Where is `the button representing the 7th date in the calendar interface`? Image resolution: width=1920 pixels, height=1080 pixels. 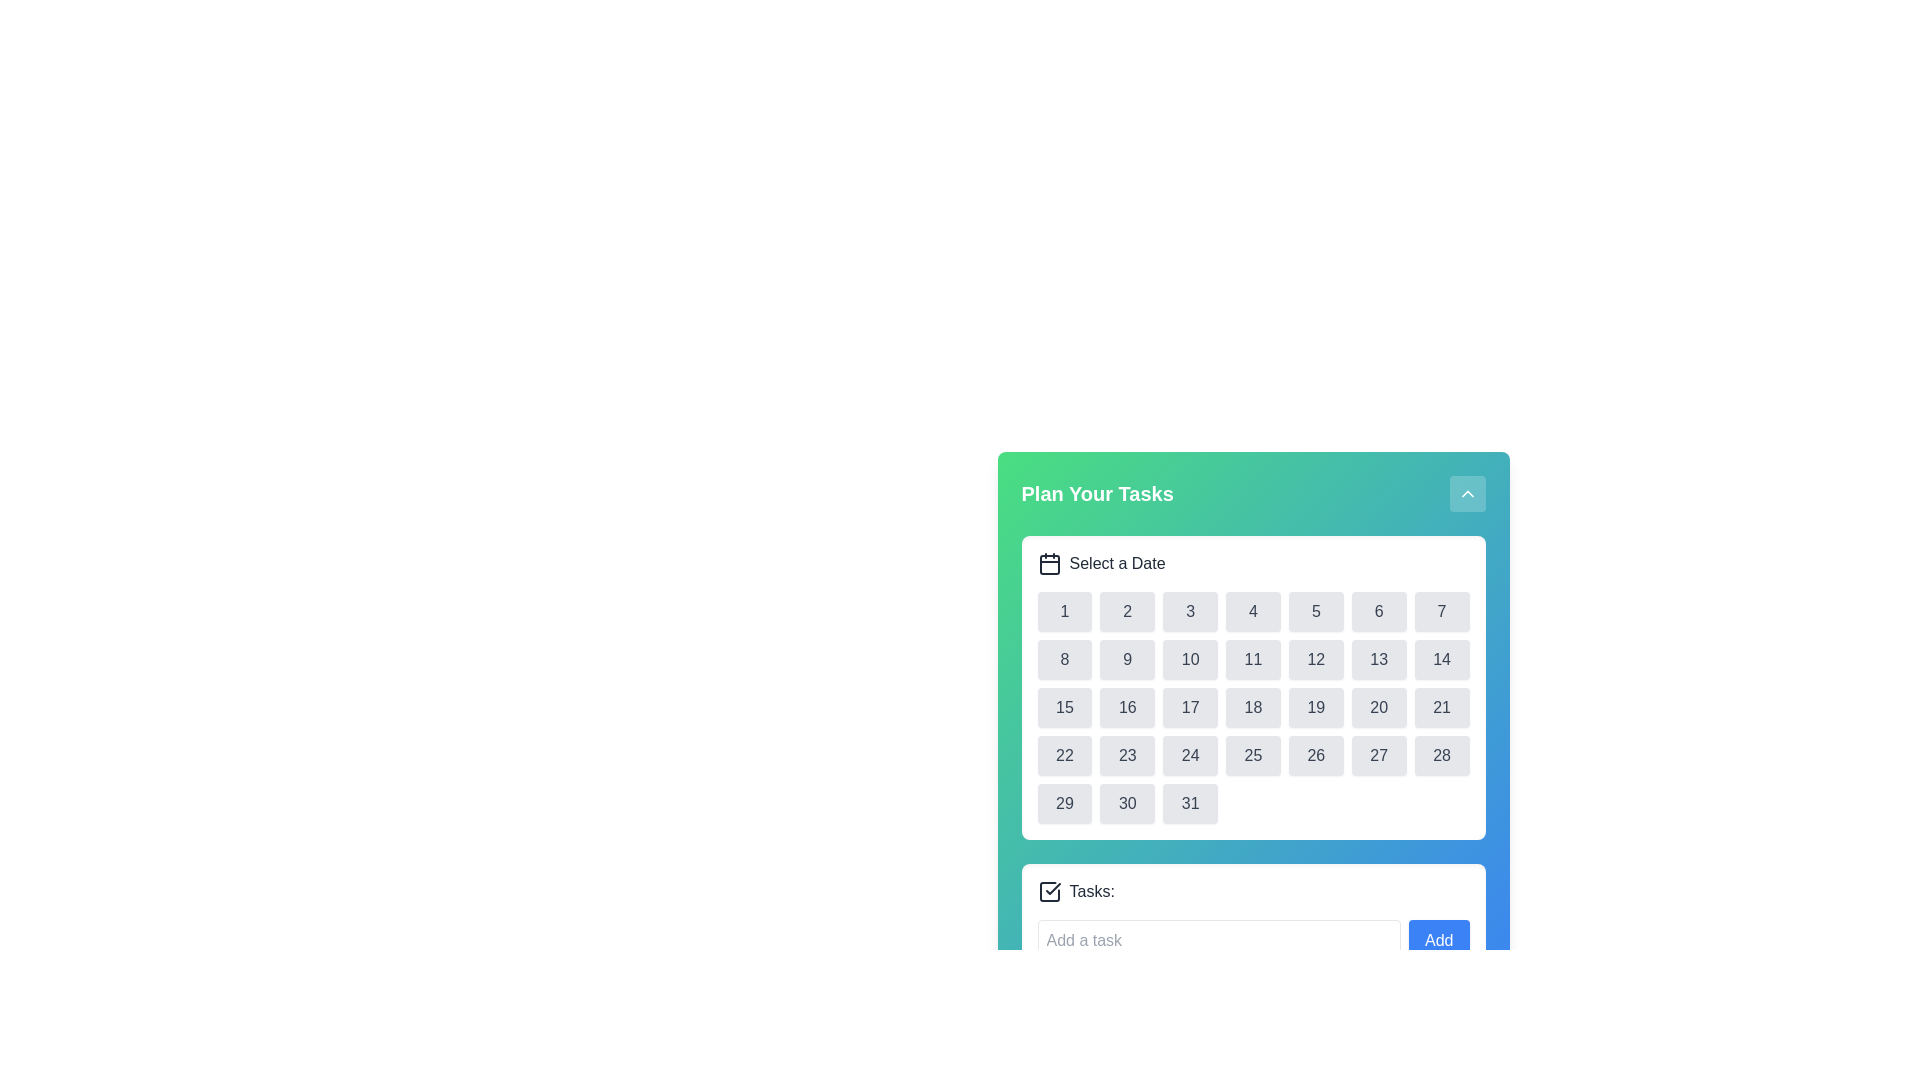
the button representing the 7th date in the calendar interface is located at coordinates (1442, 611).